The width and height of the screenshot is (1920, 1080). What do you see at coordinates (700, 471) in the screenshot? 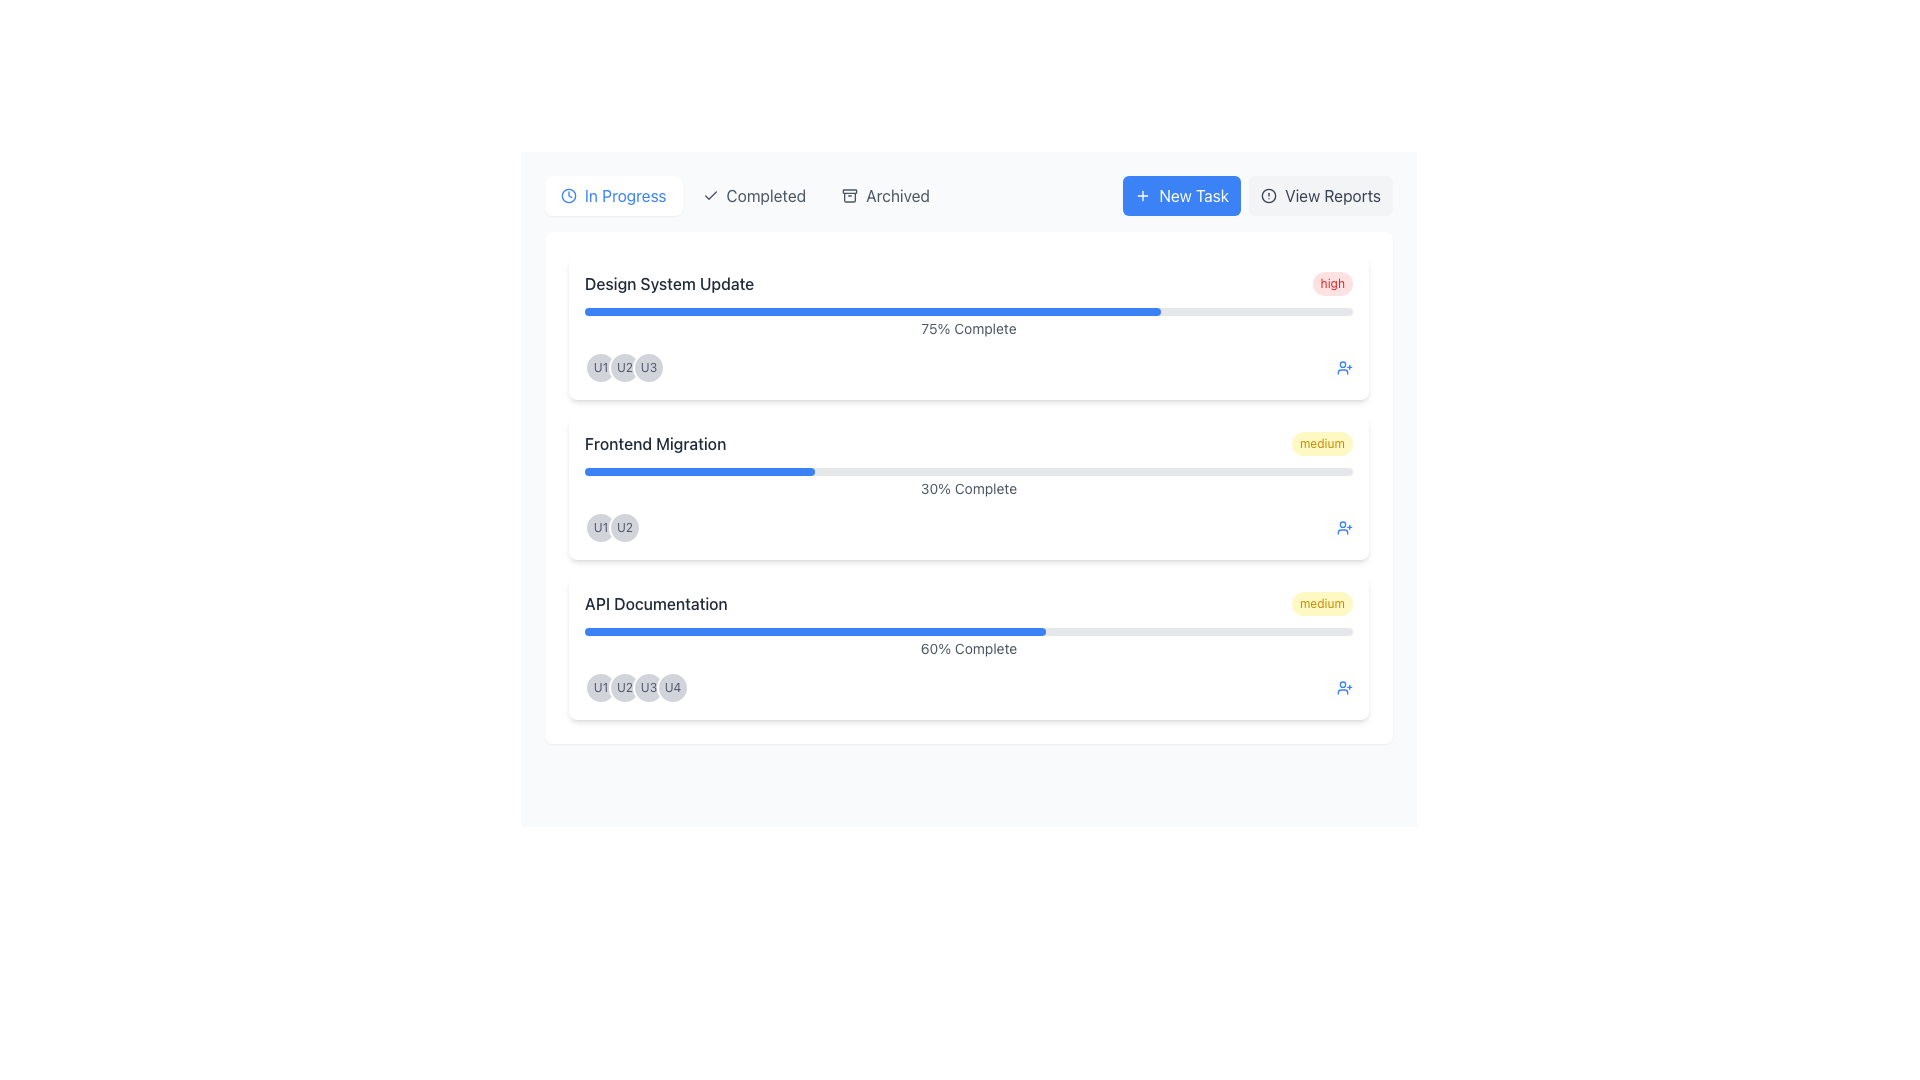
I see `the progress bar segment indicating 30% completion of the 'Frontend Migration' task, located in the second row of tasks` at bounding box center [700, 471].